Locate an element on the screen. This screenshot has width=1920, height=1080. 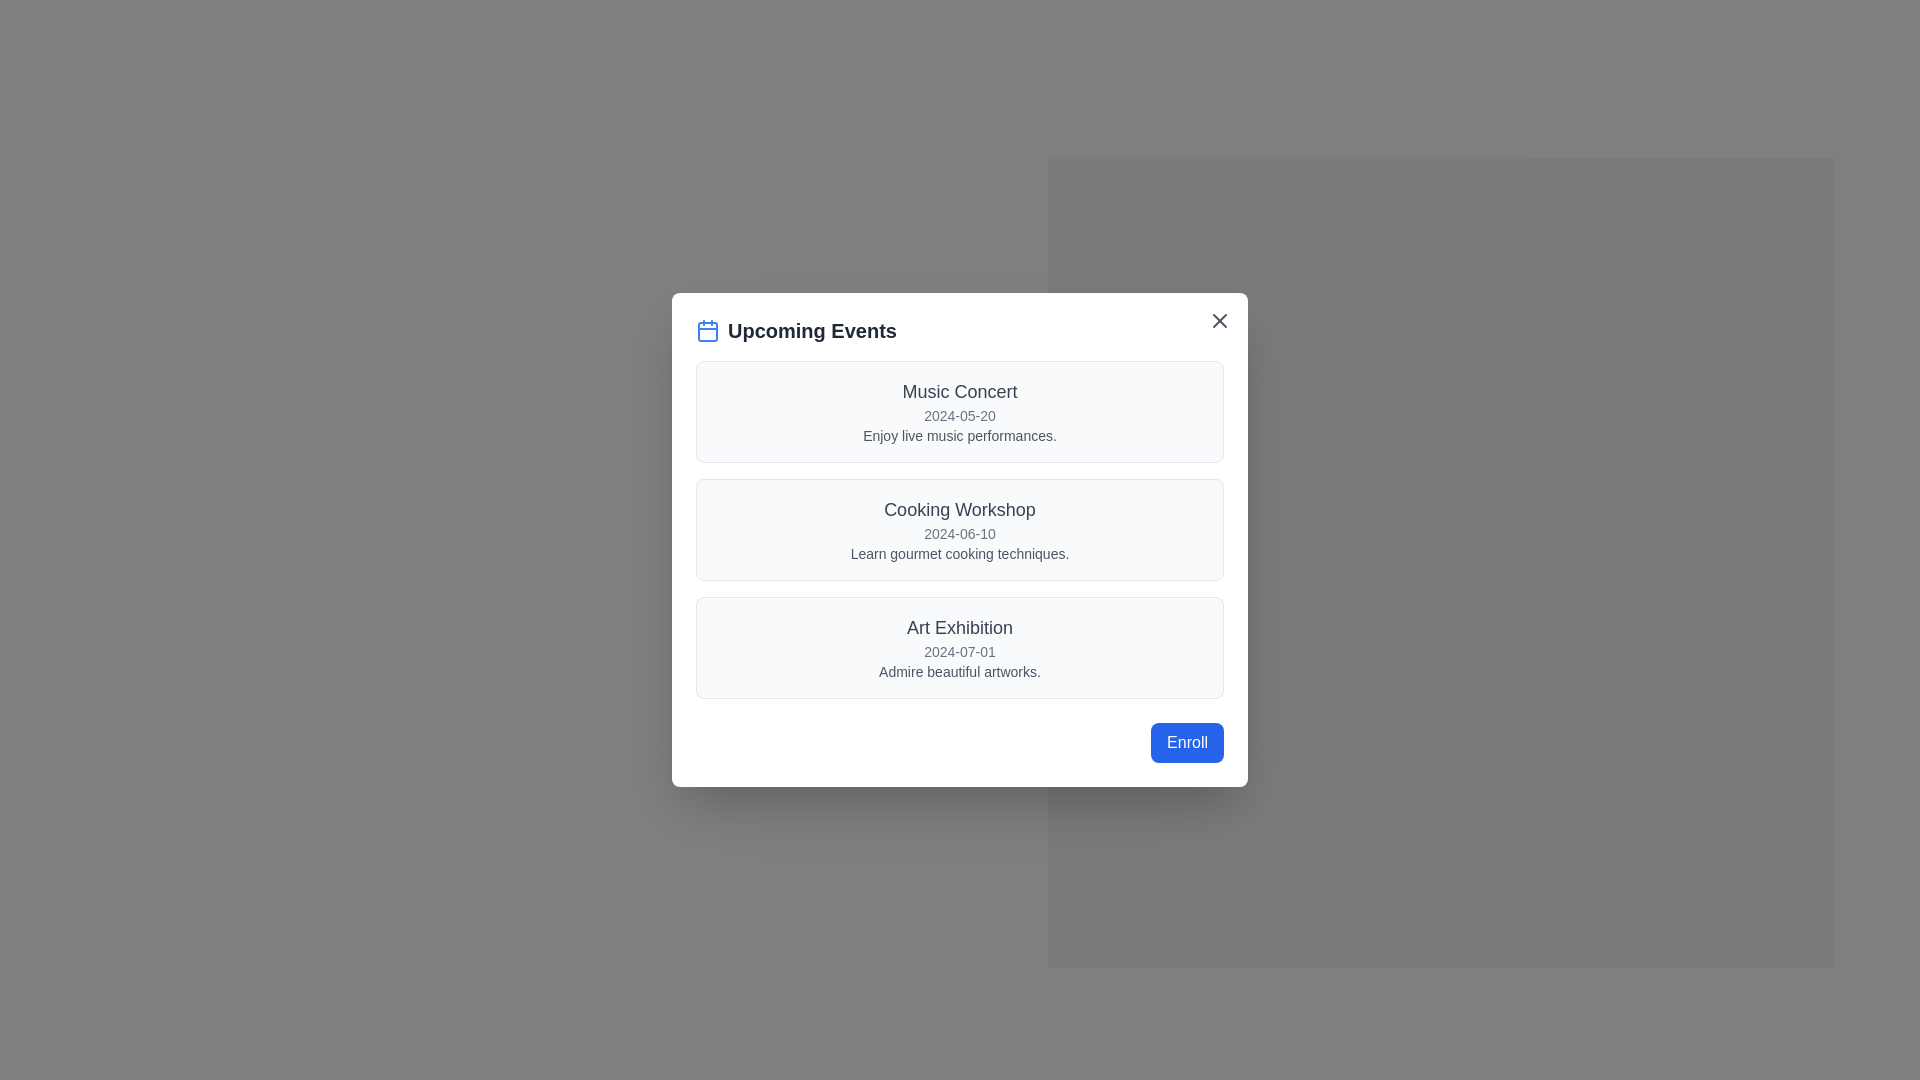
text label providing additional information about the 'Art Exhibition' event, which states 'Admire beautiful artworks.' located at the bottom of the event details list is located at coordinates (960, 671).